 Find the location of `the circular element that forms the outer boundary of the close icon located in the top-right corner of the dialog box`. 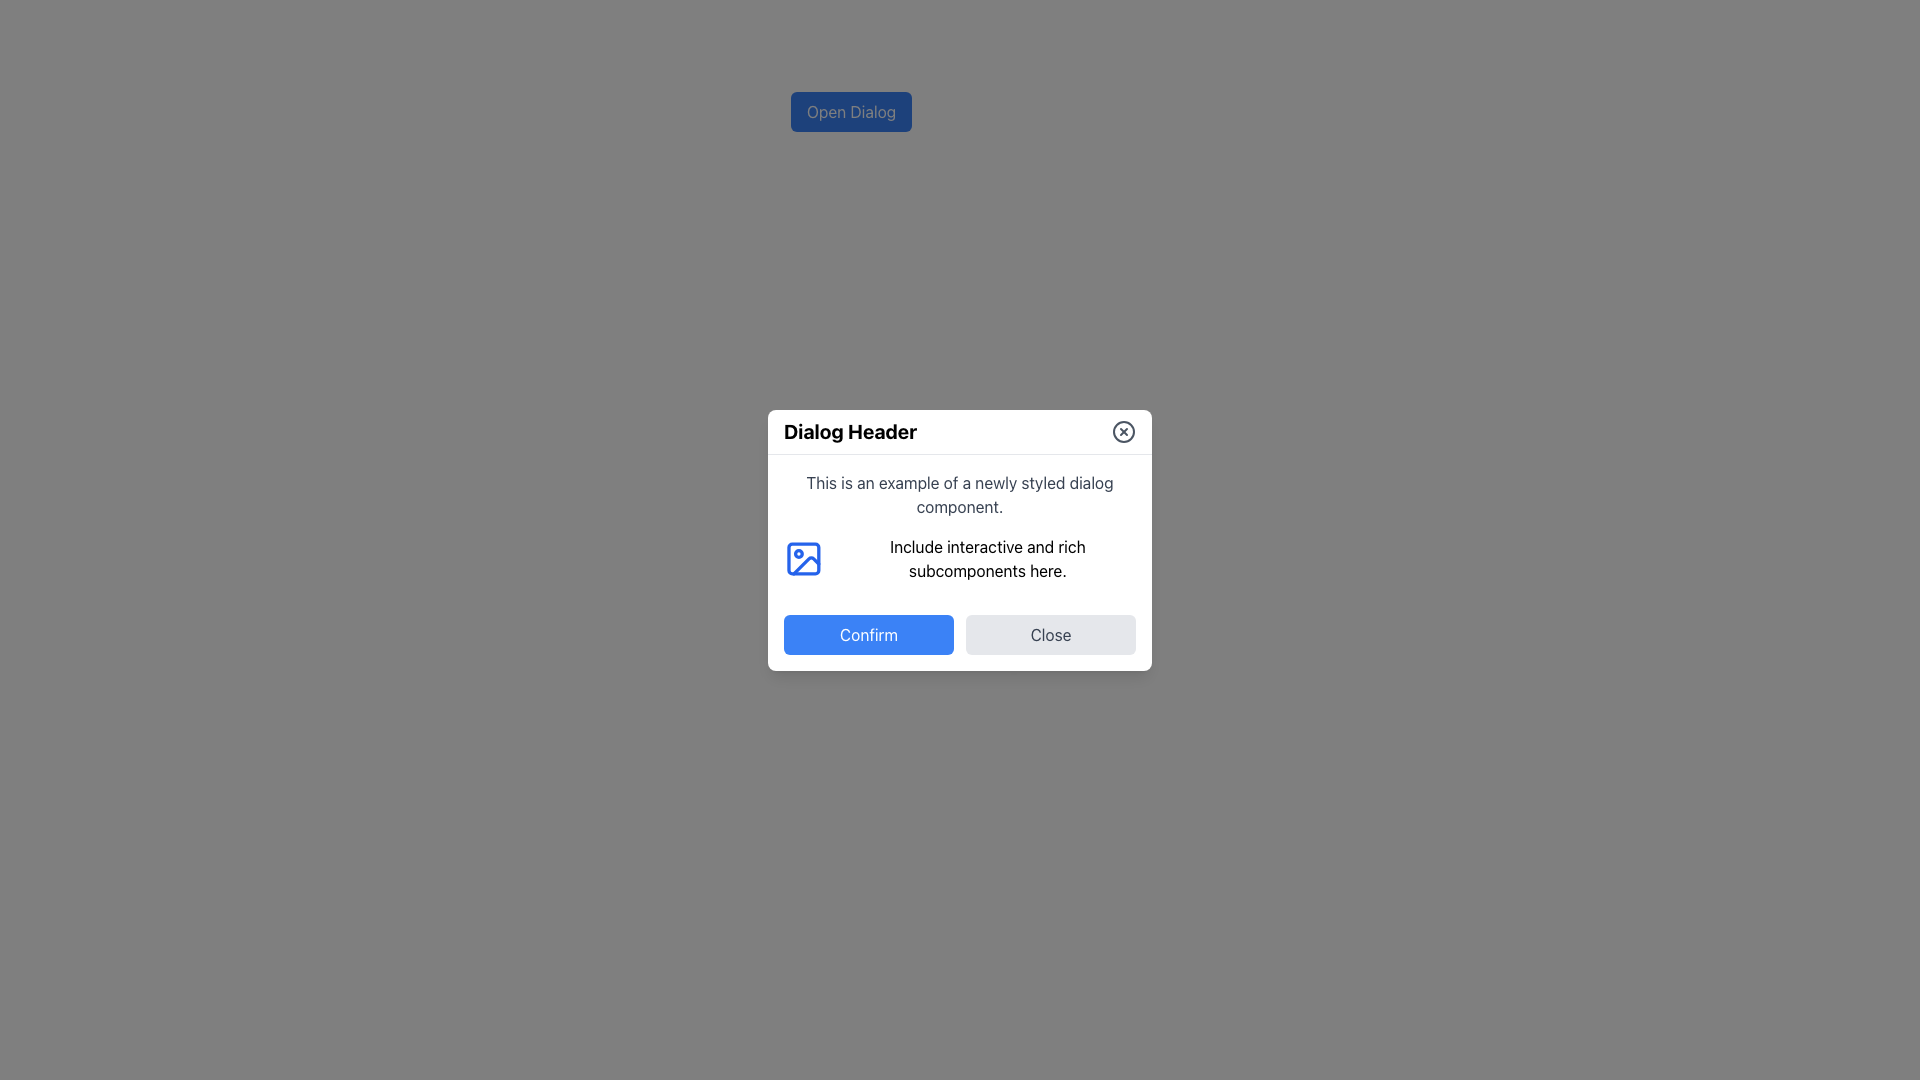

the circular element that forms the outer boundary of the close icon located in the top-right corner of the dialog box is located at coordinates (1123, 430).